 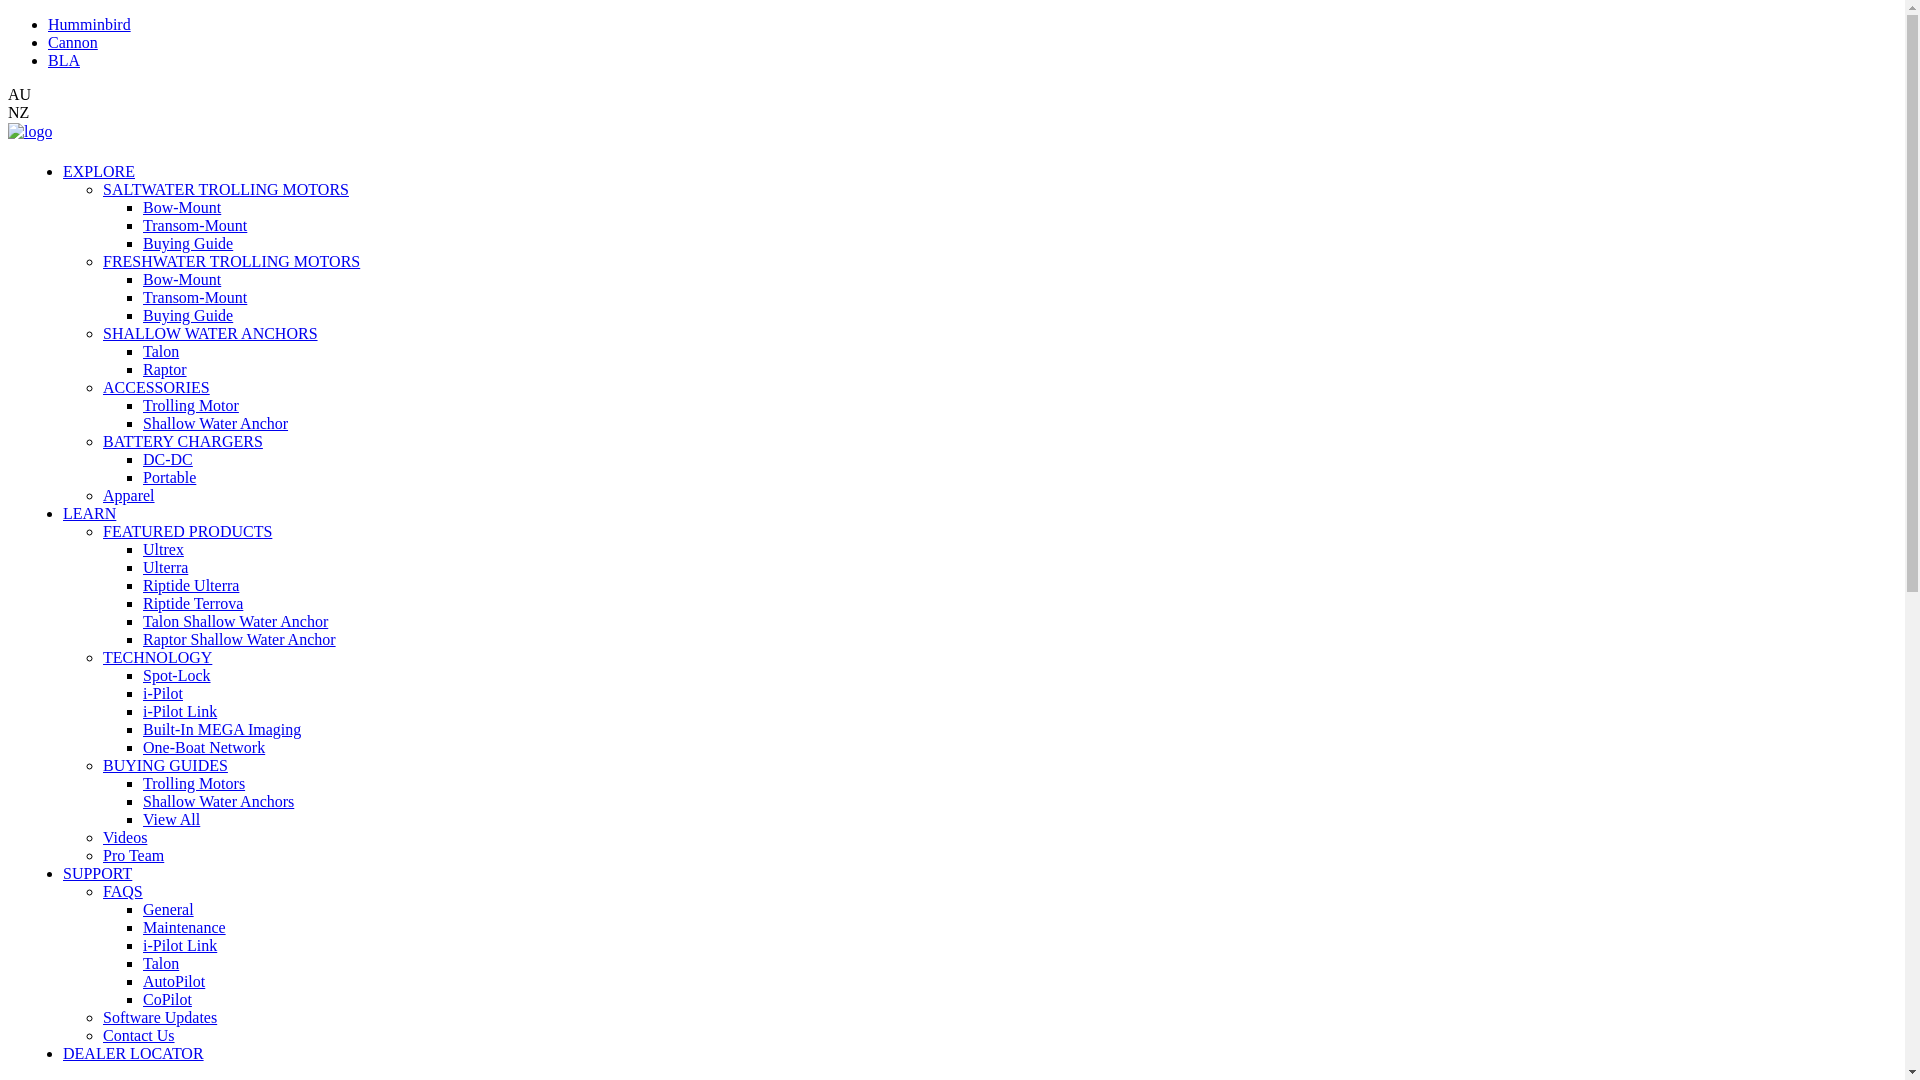 What do you see at coordinates (163, 692) in the screenshot?
I see `'i-Pilot'` at bounding box center [163, 692].